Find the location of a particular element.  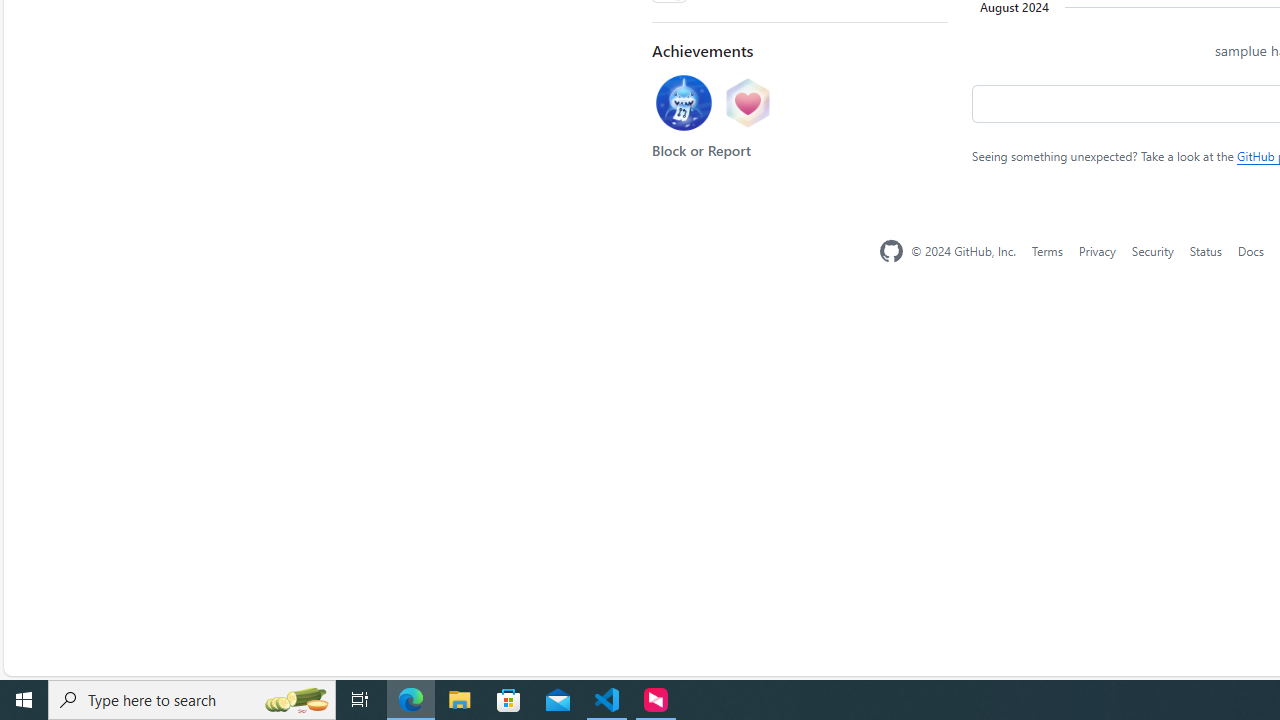

'Block or Report' is located at coordinates (701, 150).